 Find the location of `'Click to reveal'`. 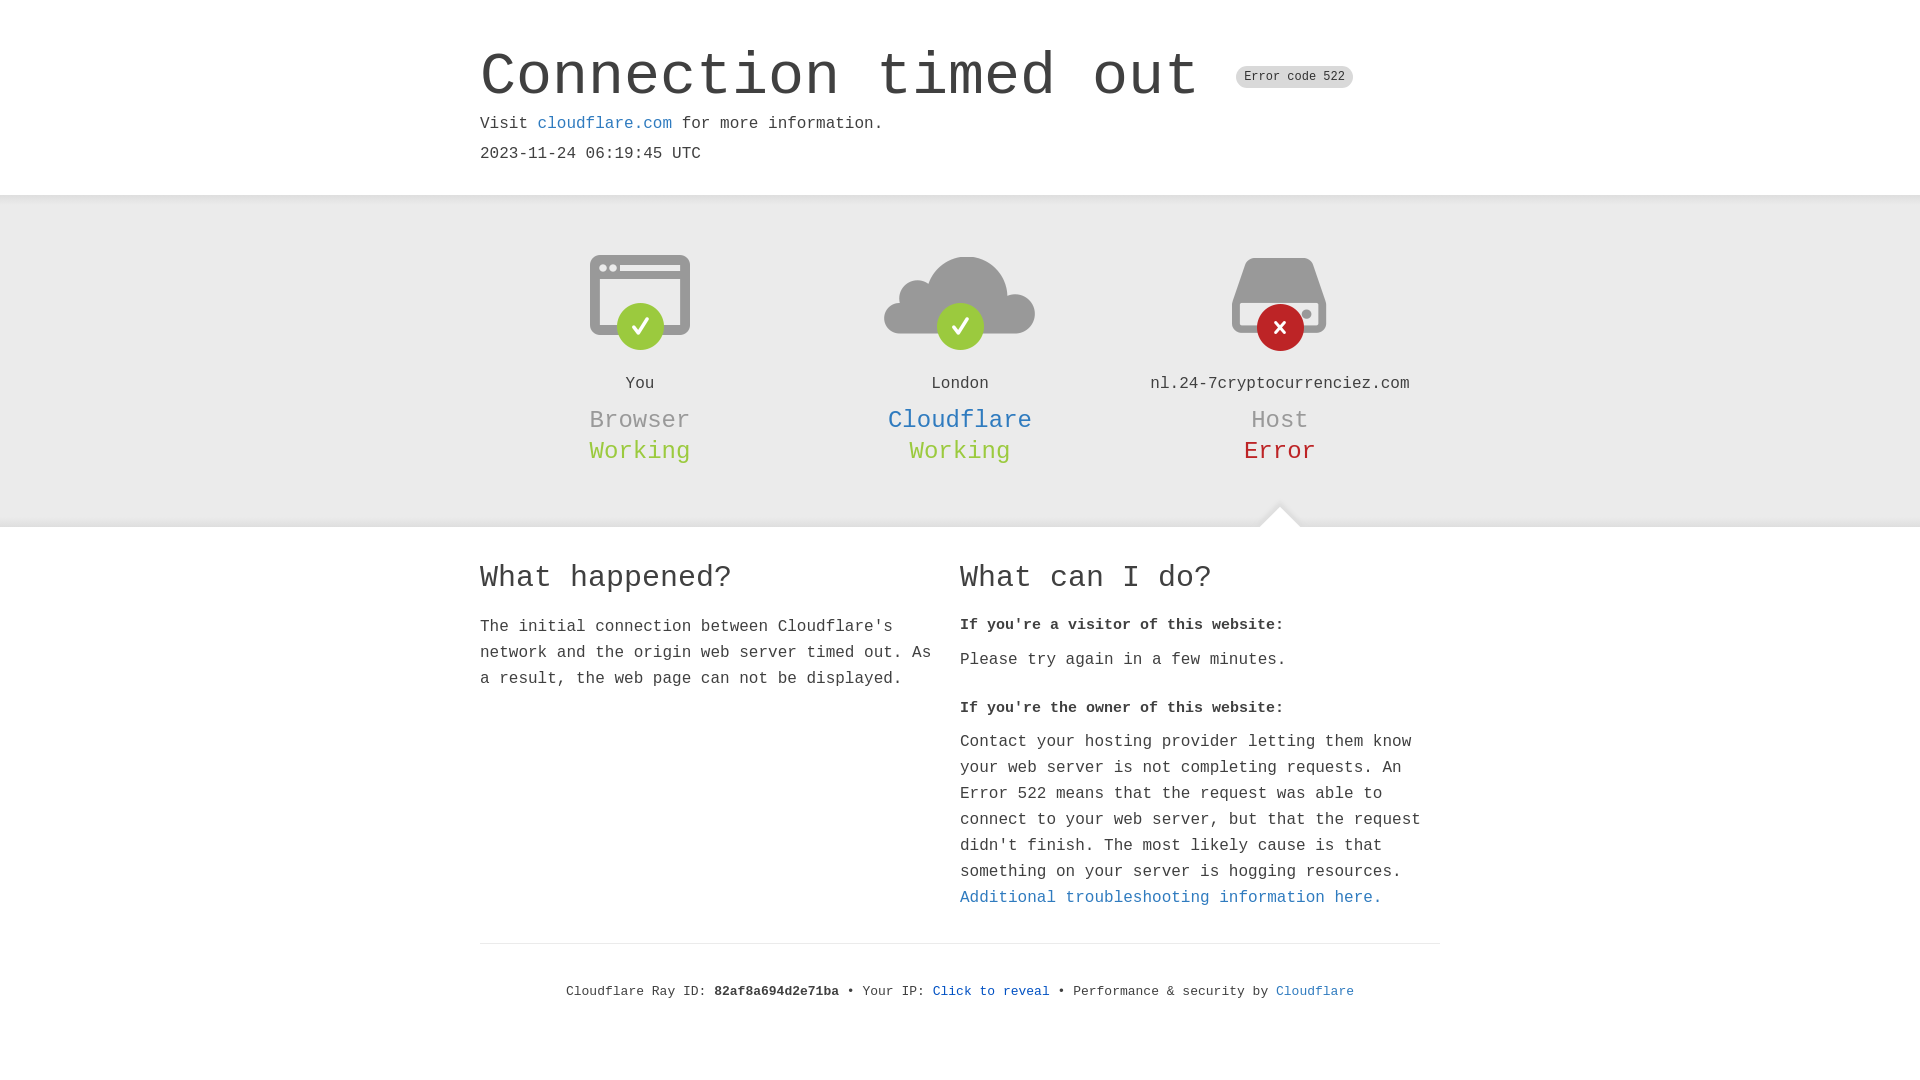

'Click to reveal' is located at coordinates (991, 991).